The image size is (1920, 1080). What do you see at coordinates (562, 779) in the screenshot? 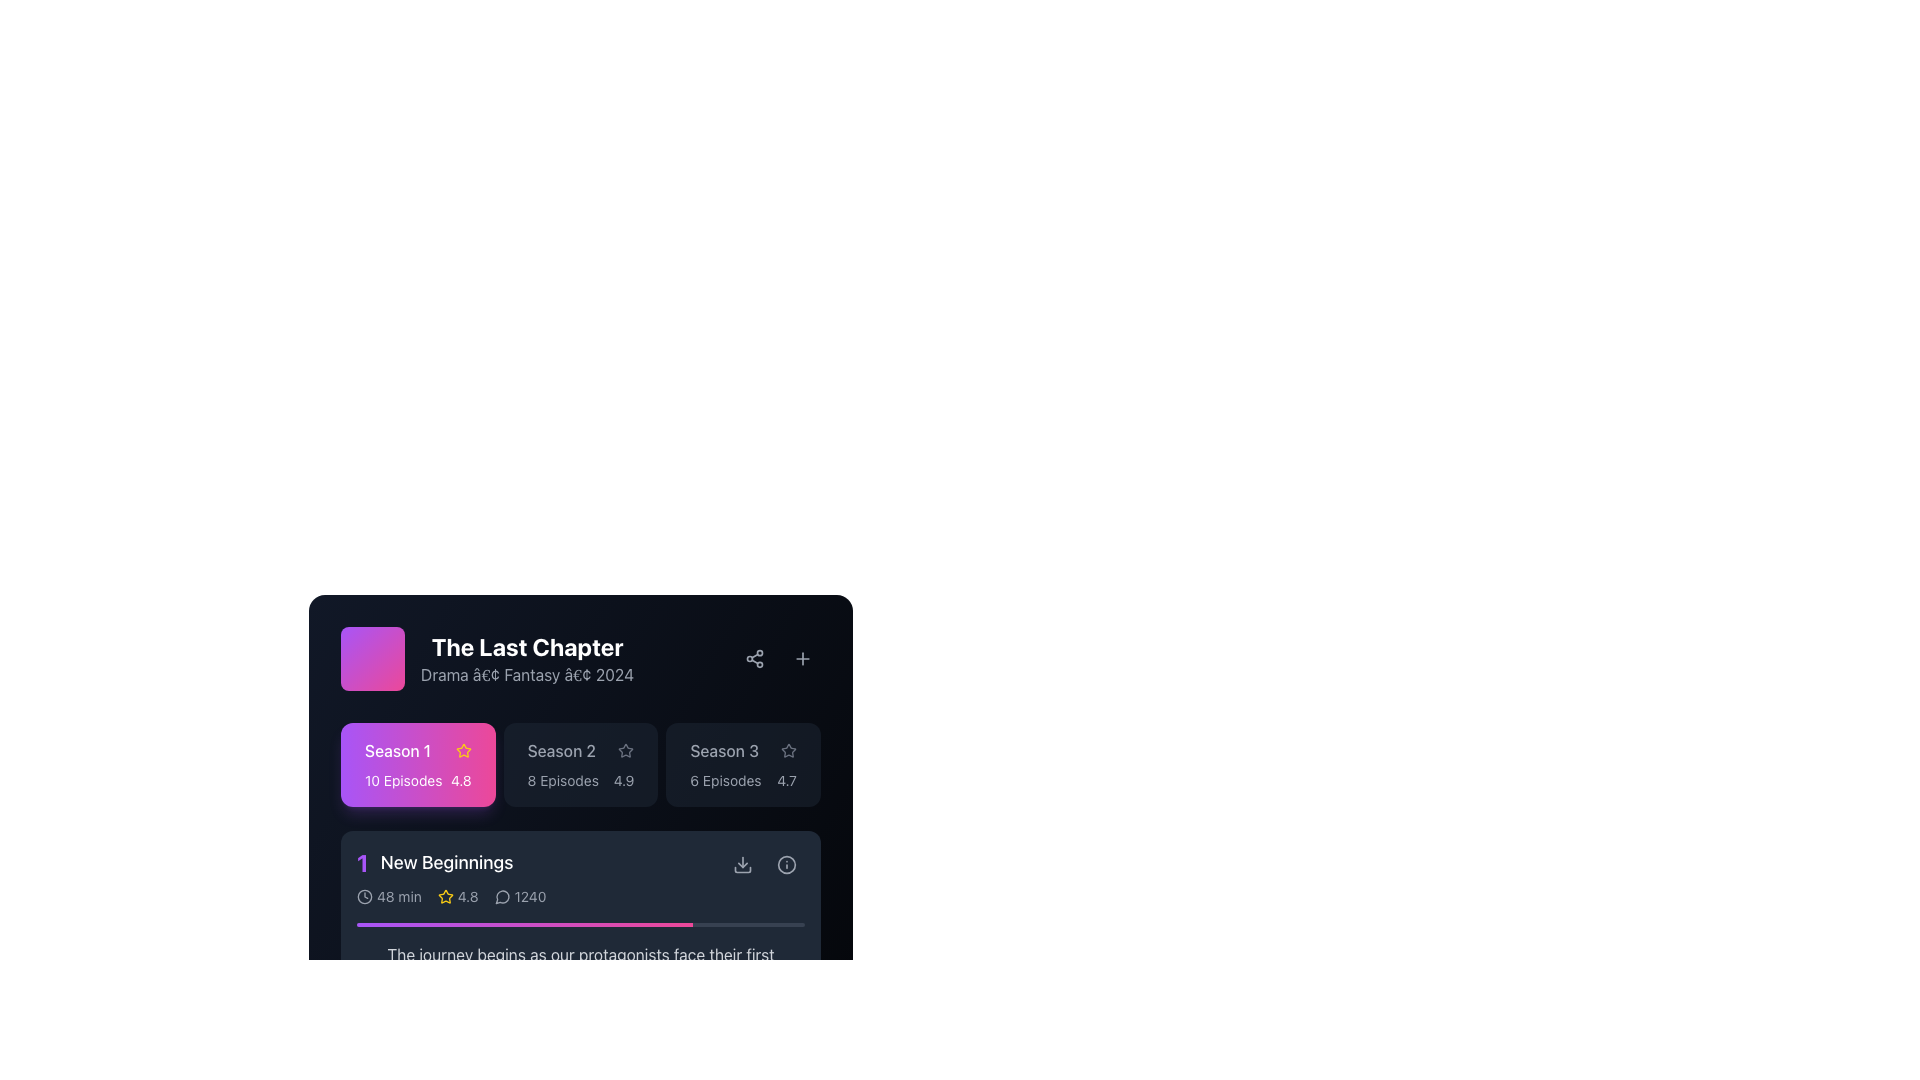
I see `the Text Label displaying '8 Episodes', which is the second item in the horizontal group of season episode information below the title 'The Last Chapter'` at bounding box center [562, 779].